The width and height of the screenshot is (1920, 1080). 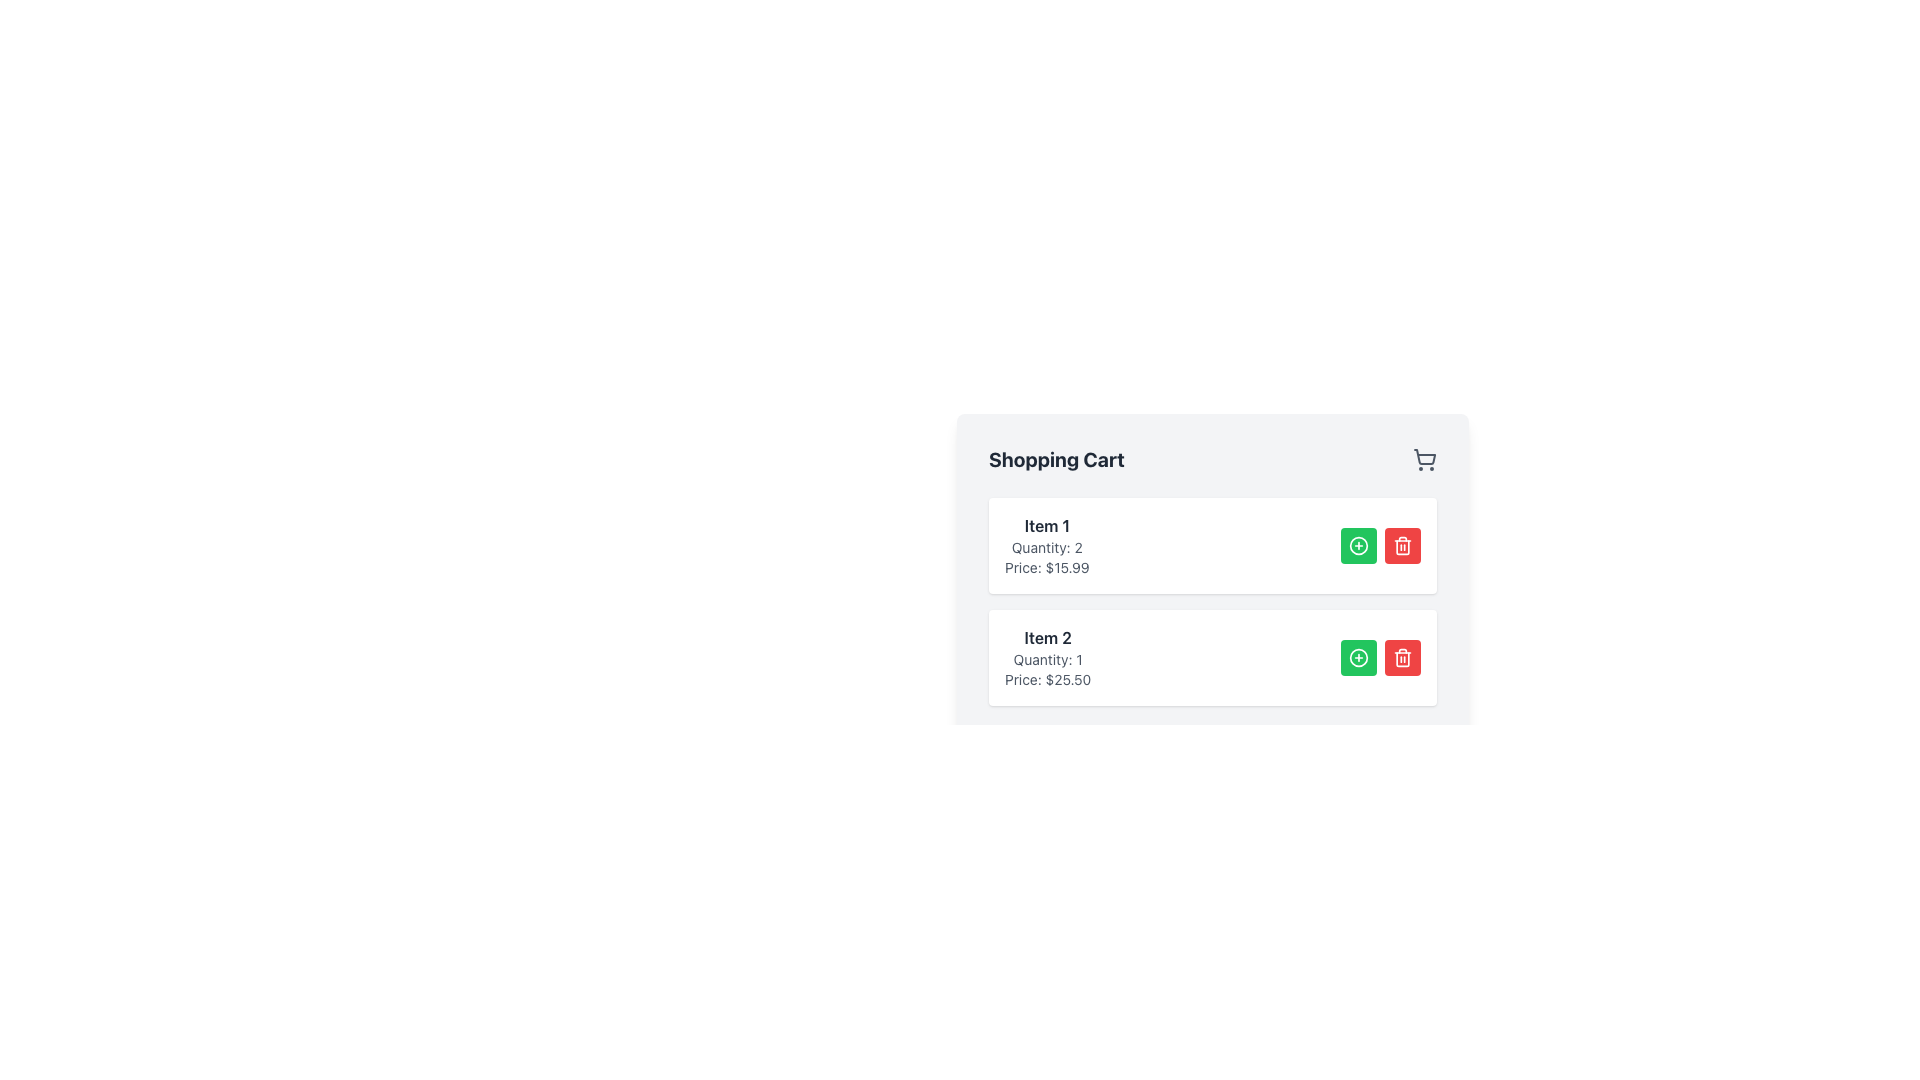 I want to click on the button used to increase the quantity of 'Item 1' in the shopping cart, so click(x=1358, y=546).